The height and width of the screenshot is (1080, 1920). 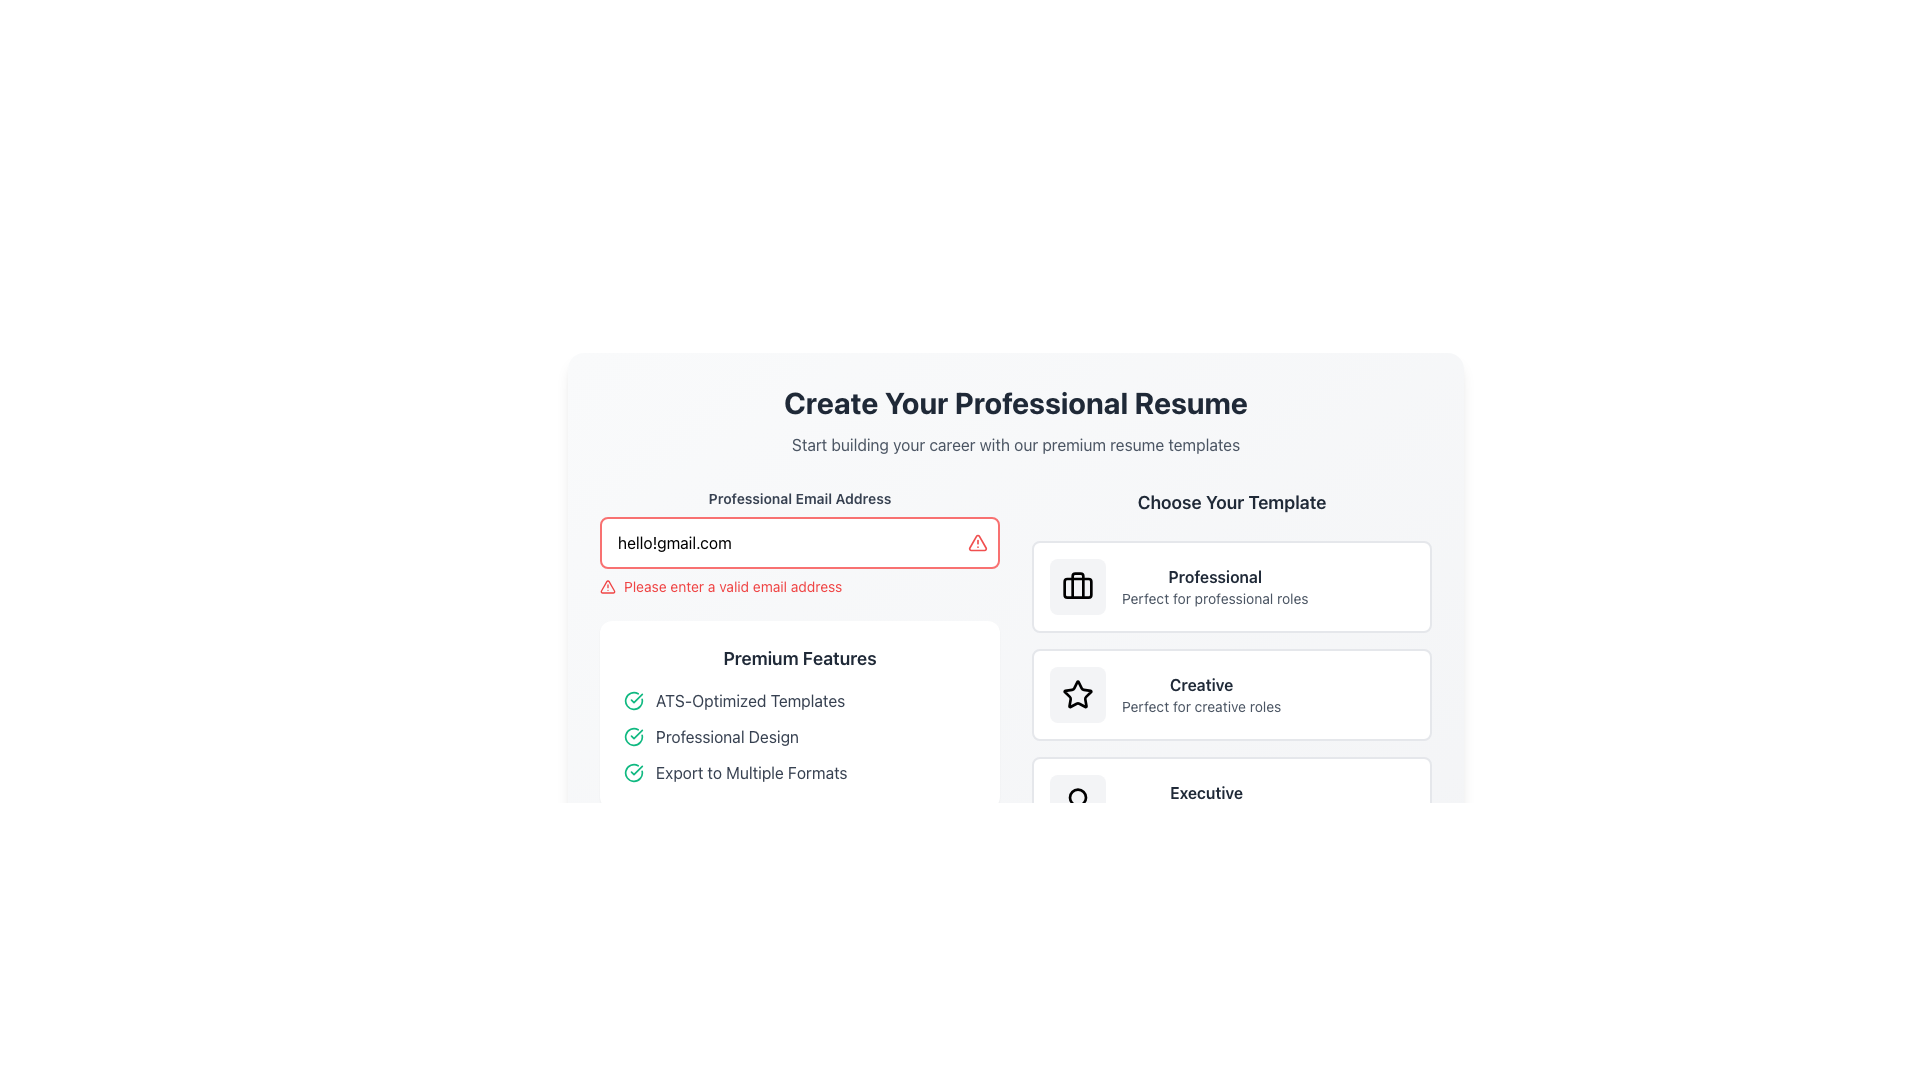 I want to click on the selection card item labeled 'Creative', which is the second option in the vertical menu under 'Choose Your Template', so click(x=1231, y=693).